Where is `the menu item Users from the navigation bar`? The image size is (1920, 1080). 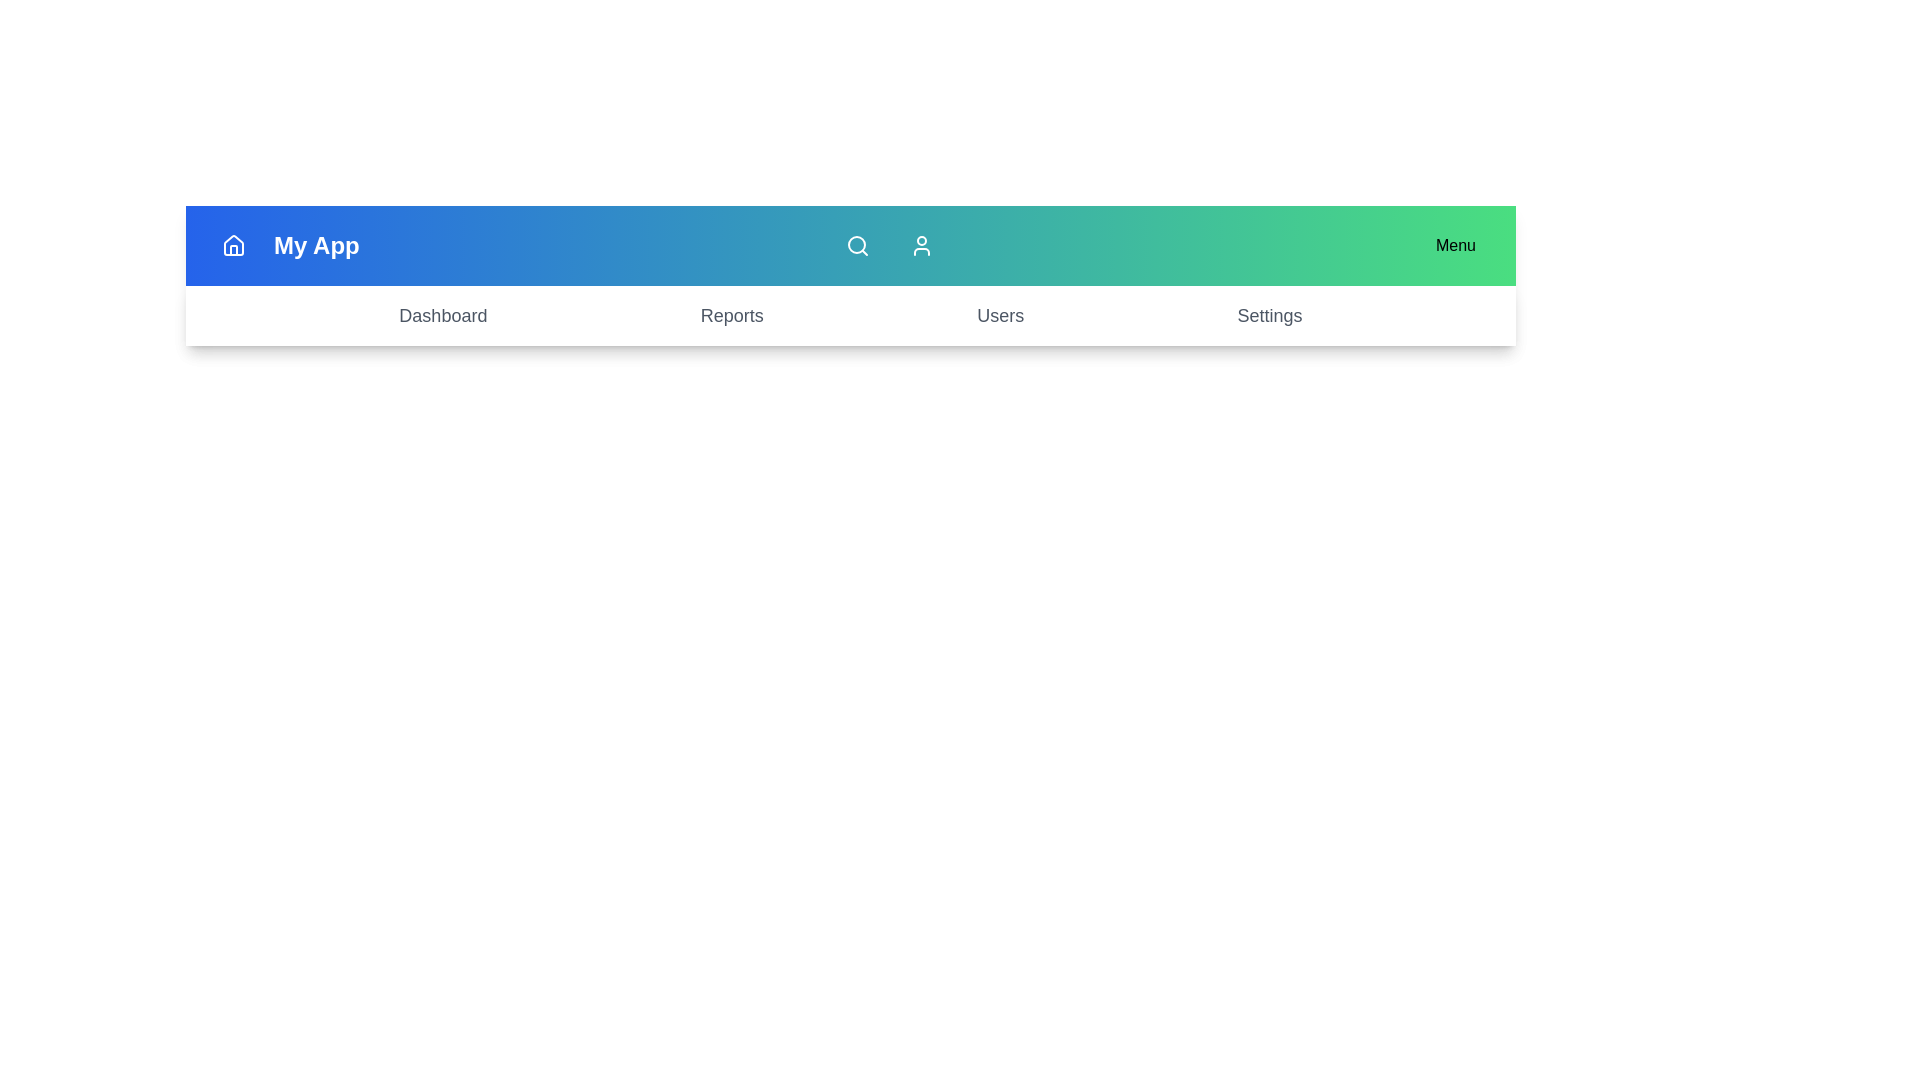
the menu item Users from the navigation bar is located at coordinates (999, 315).